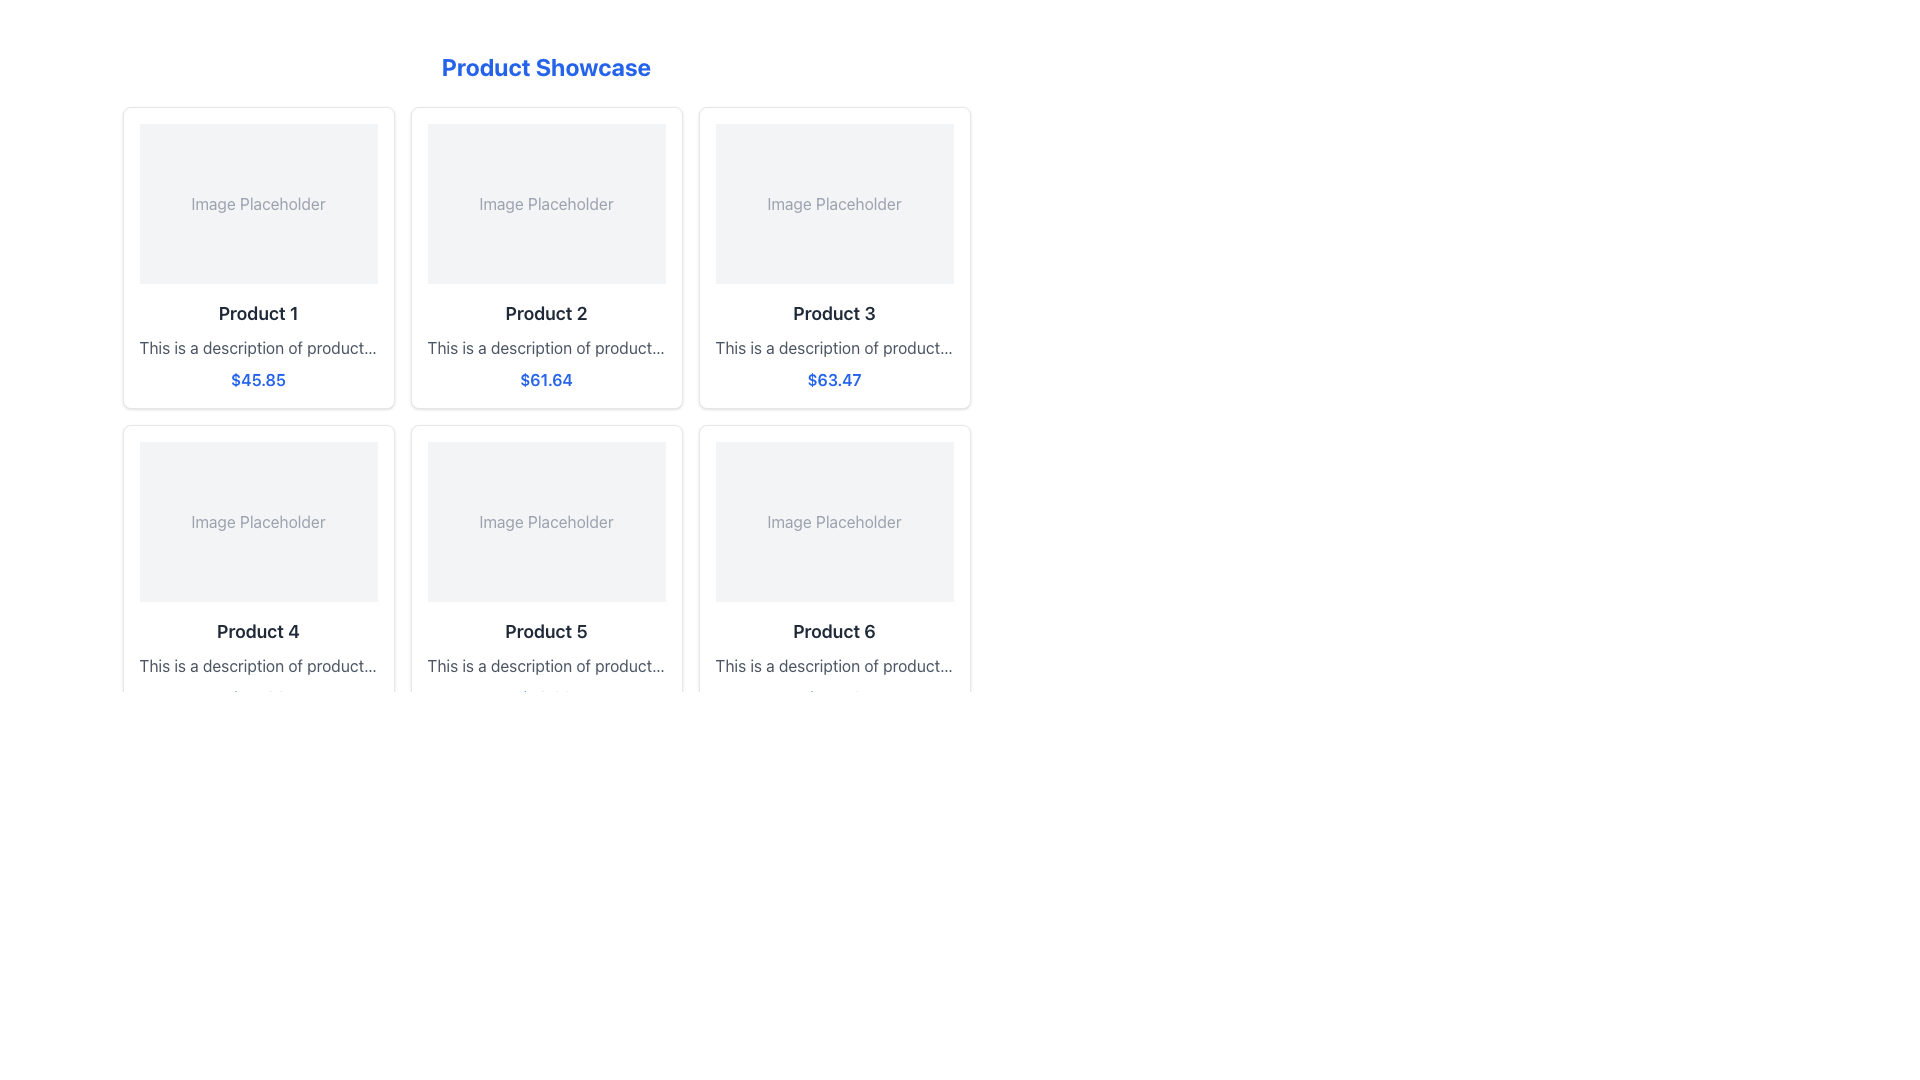 The image size is (1920, 1080). Describe the element at coordinates (834, 666) in the screenshot. I see `the text block providing a brief description of 'Product 6', located directly beneath its title within the product card` at that location.